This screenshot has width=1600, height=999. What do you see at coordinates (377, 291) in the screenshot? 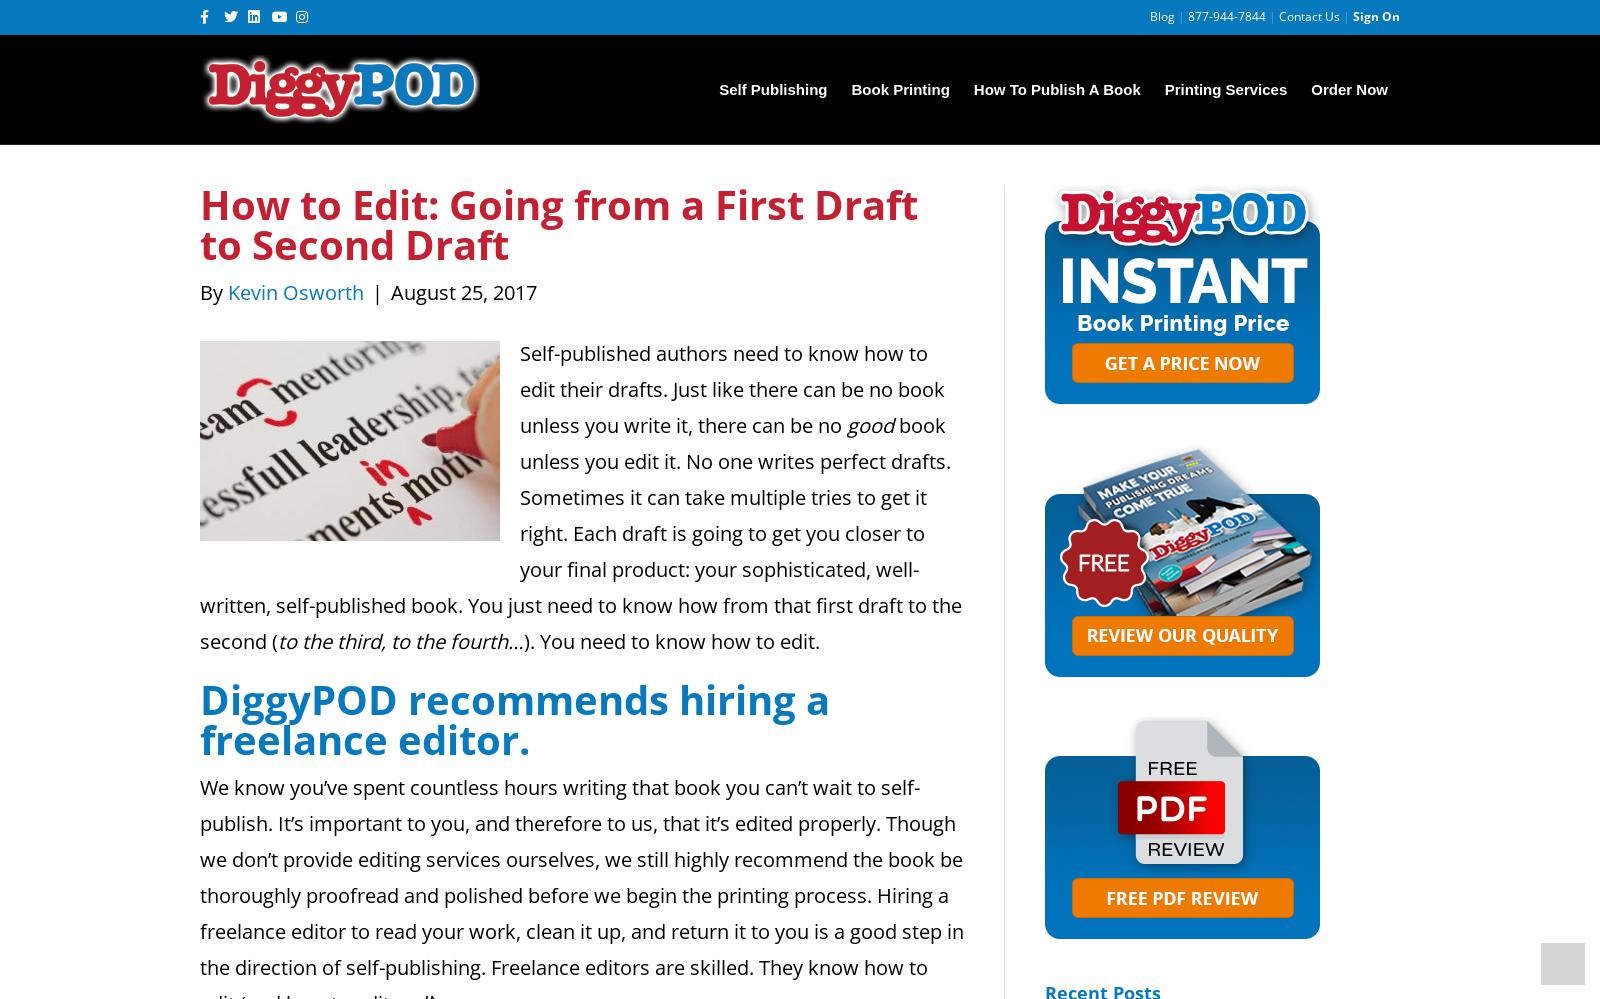
I see `'|'` at bounding box center [377, 291].